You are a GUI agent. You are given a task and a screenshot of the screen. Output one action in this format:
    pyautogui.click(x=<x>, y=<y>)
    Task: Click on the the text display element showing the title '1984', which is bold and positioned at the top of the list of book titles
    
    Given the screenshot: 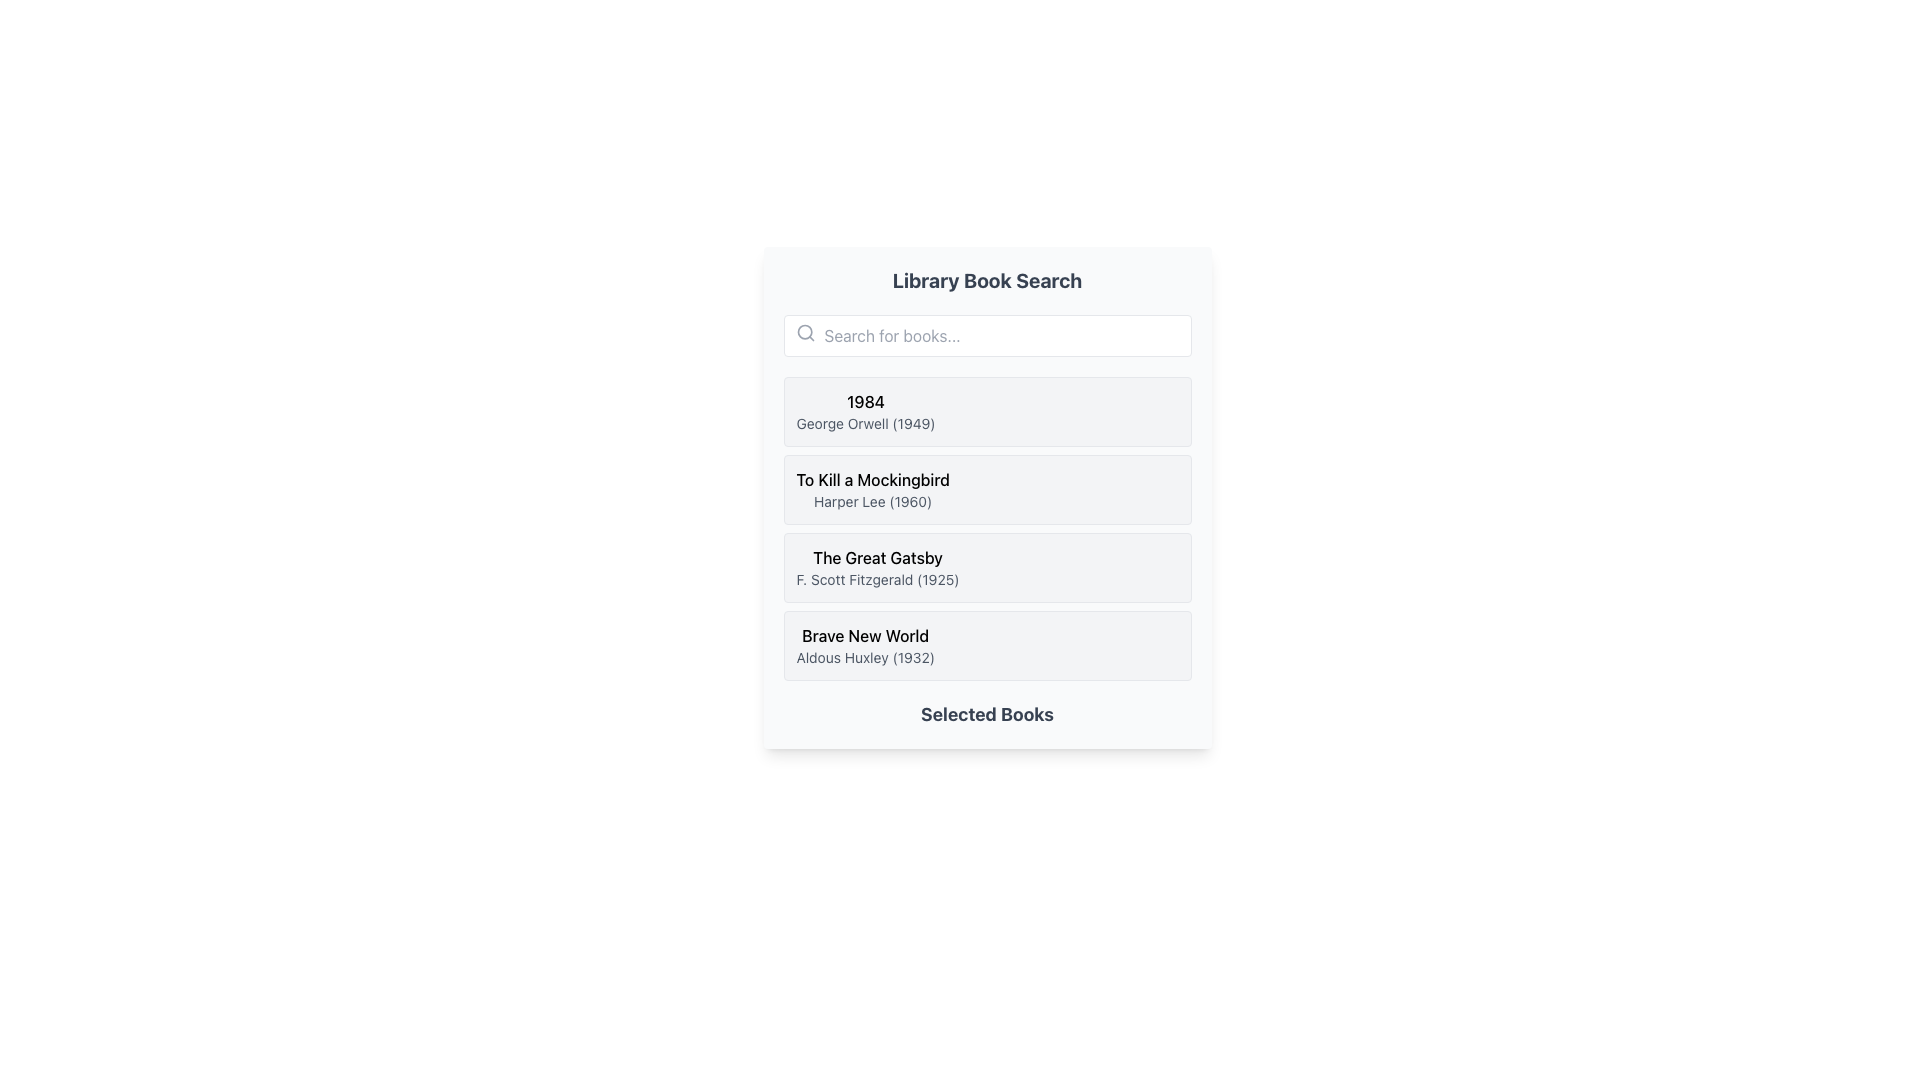 What is the action you would take?
    pyautogui.click(x=866, y=401)
    